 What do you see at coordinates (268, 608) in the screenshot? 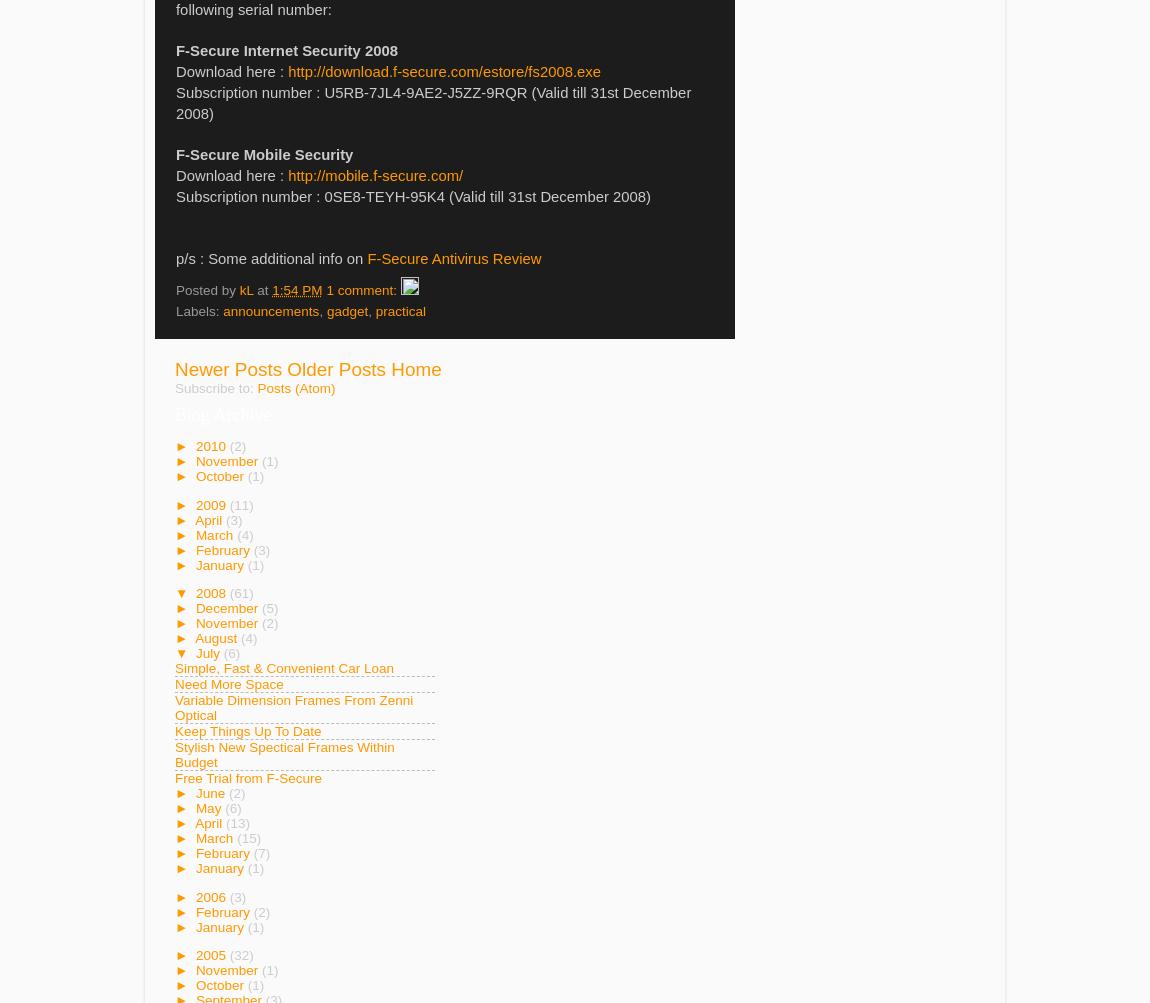
I see `'(5)'` at bounding box center [268, 608].